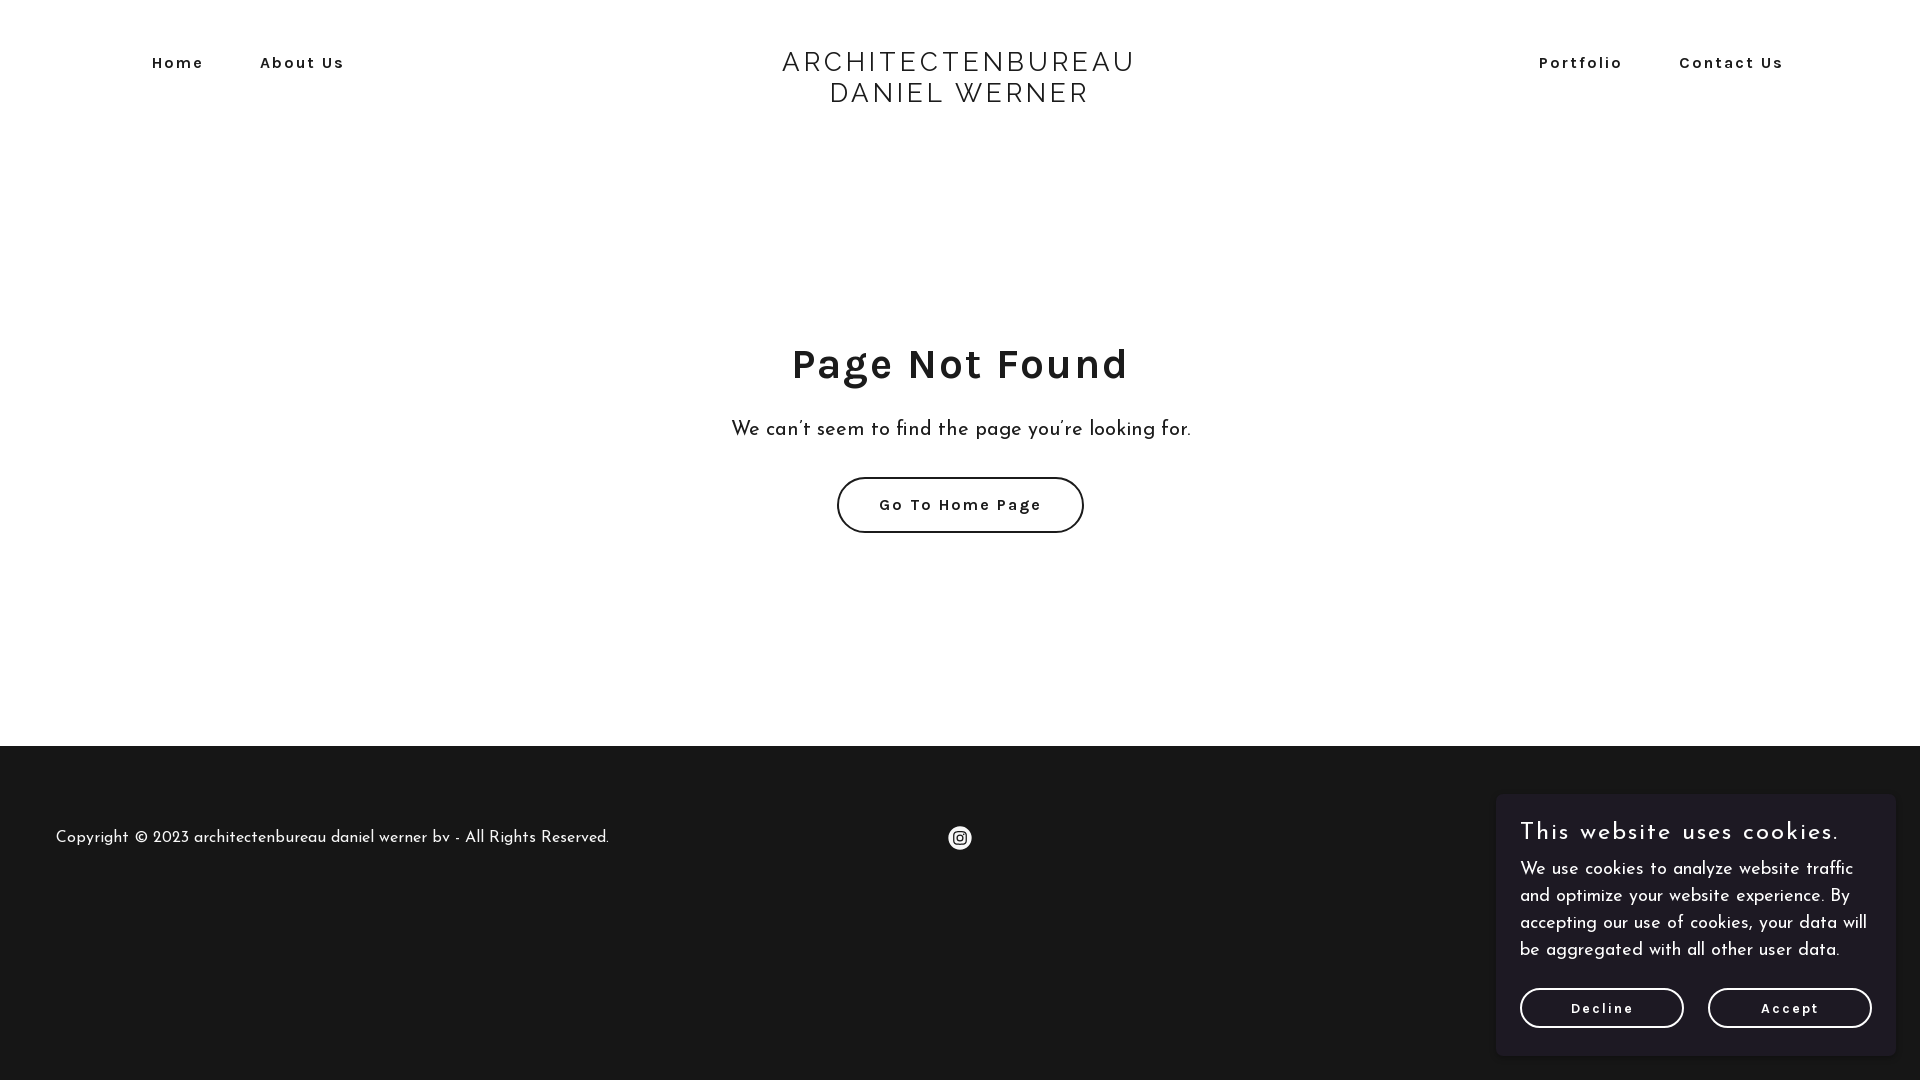 This screenshot has height=1080, width=1920. I want to click on 'Home', so click(169, 61).